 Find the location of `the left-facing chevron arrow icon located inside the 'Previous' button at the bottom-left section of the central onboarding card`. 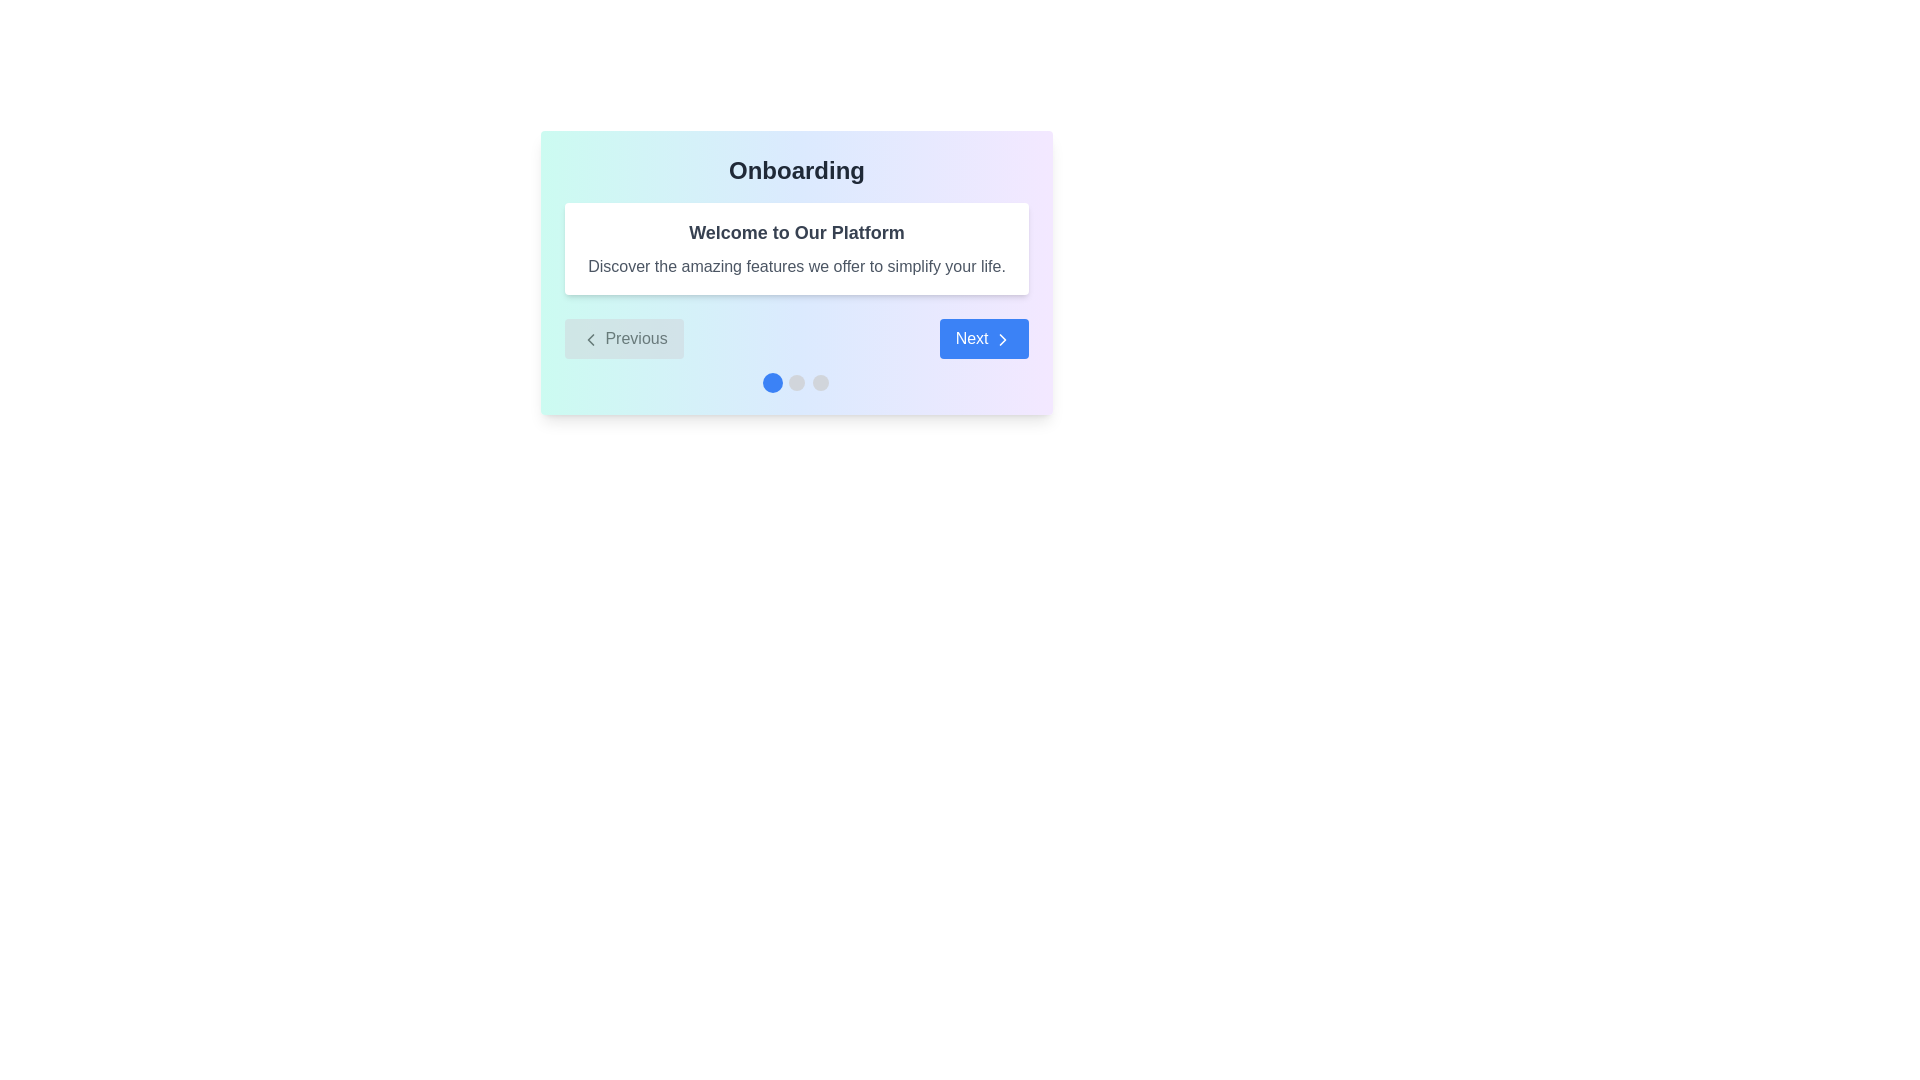

the left-facing chevron arrow icon located inside the 'Previous' button at the bottom-left section of the central onboarding card is located at coordinates (589, 338).